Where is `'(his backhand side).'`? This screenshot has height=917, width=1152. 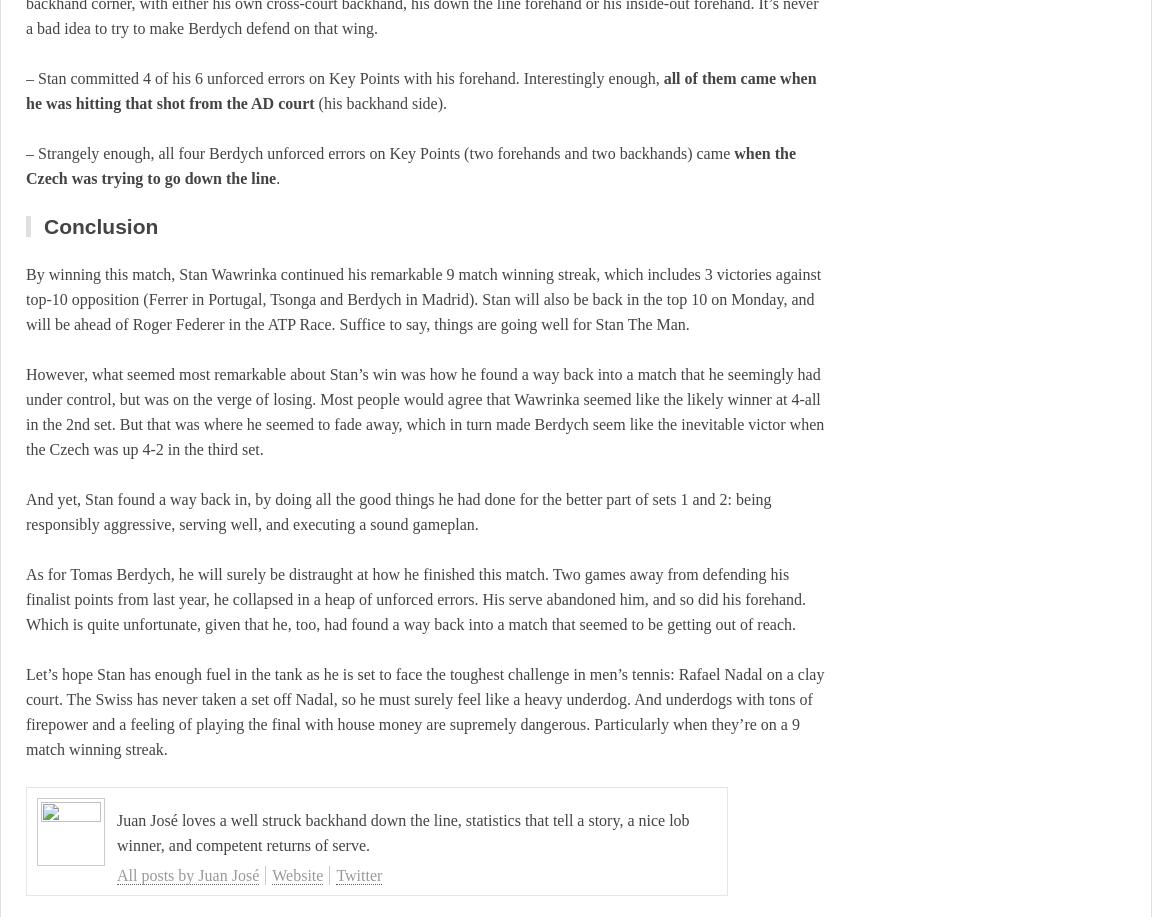 '(his backhand side).' is located at coordinates (379, 102).